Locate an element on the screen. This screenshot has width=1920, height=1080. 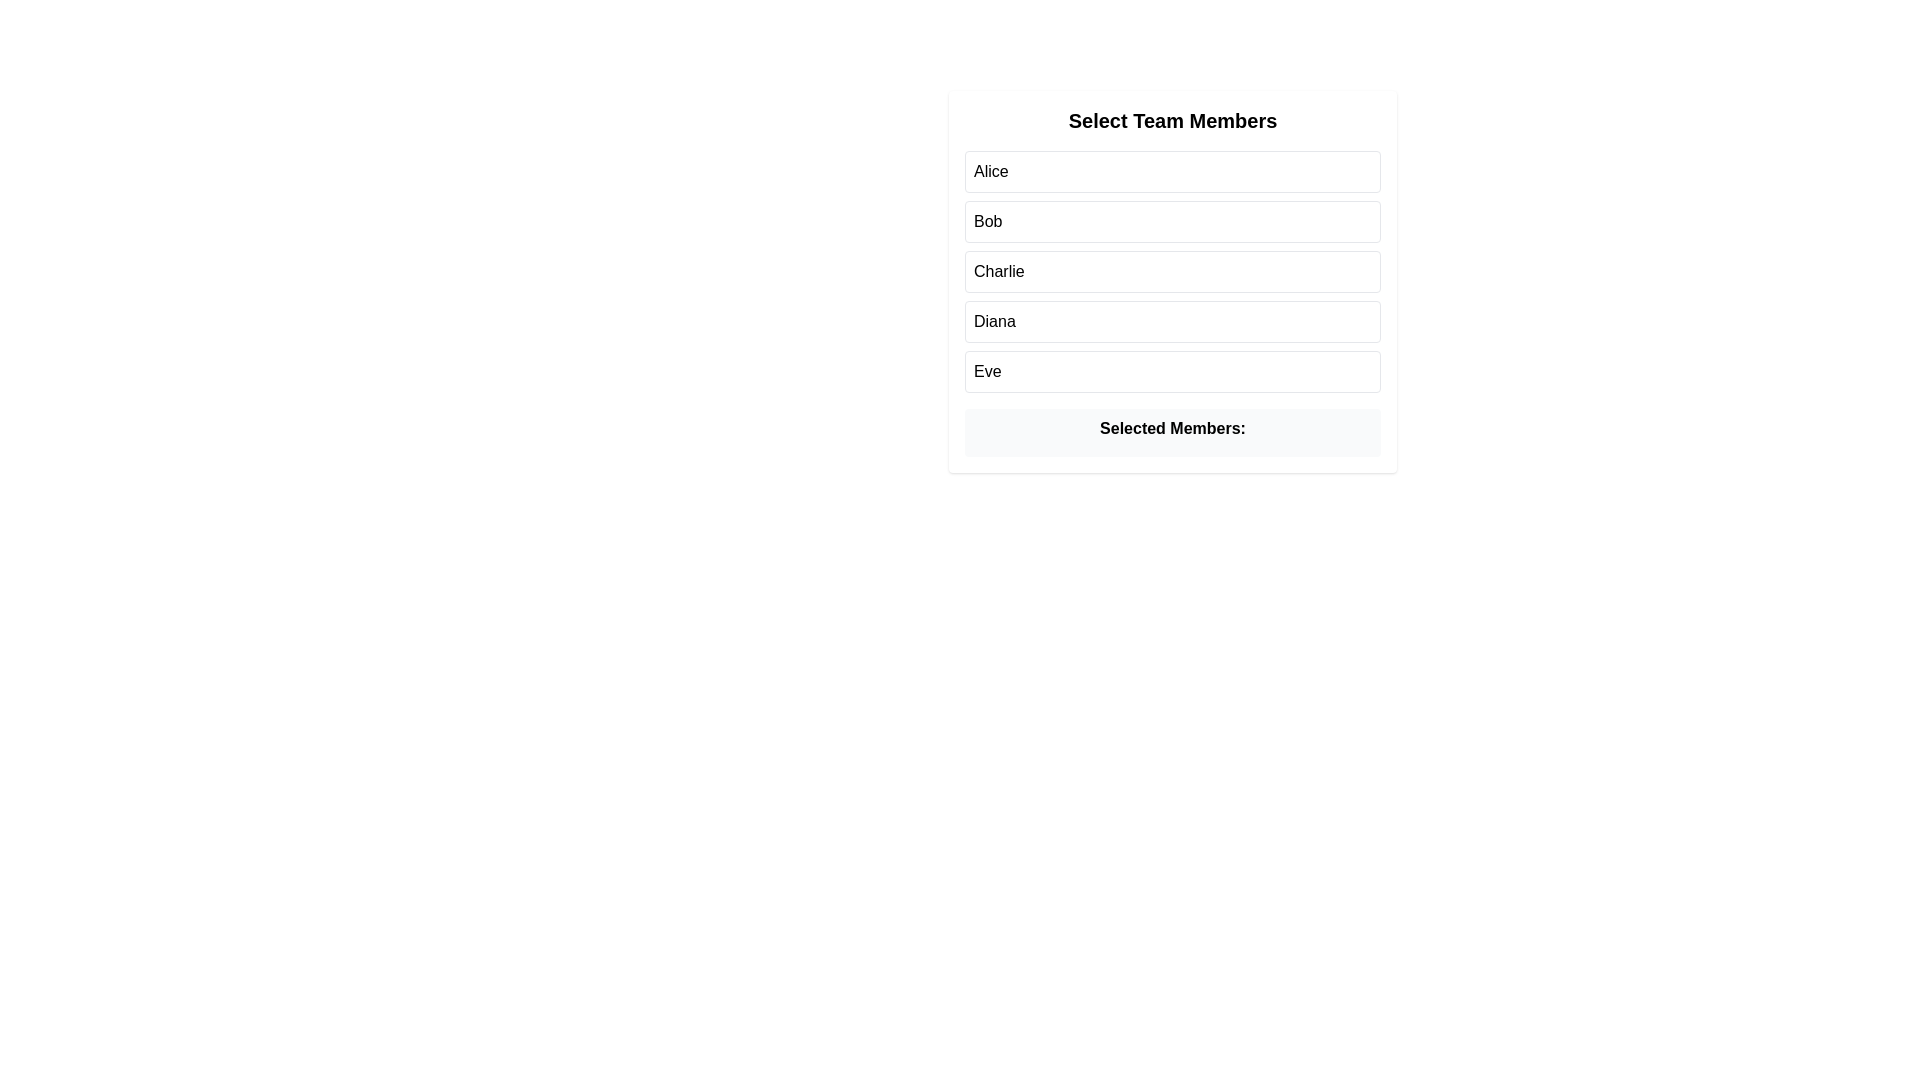
the text label reading 'Selected Members:' which is styled in bold and is located directly under the list of selectable members, below the last entry labeled 'Eve' is located at coordinates (1172, 427).